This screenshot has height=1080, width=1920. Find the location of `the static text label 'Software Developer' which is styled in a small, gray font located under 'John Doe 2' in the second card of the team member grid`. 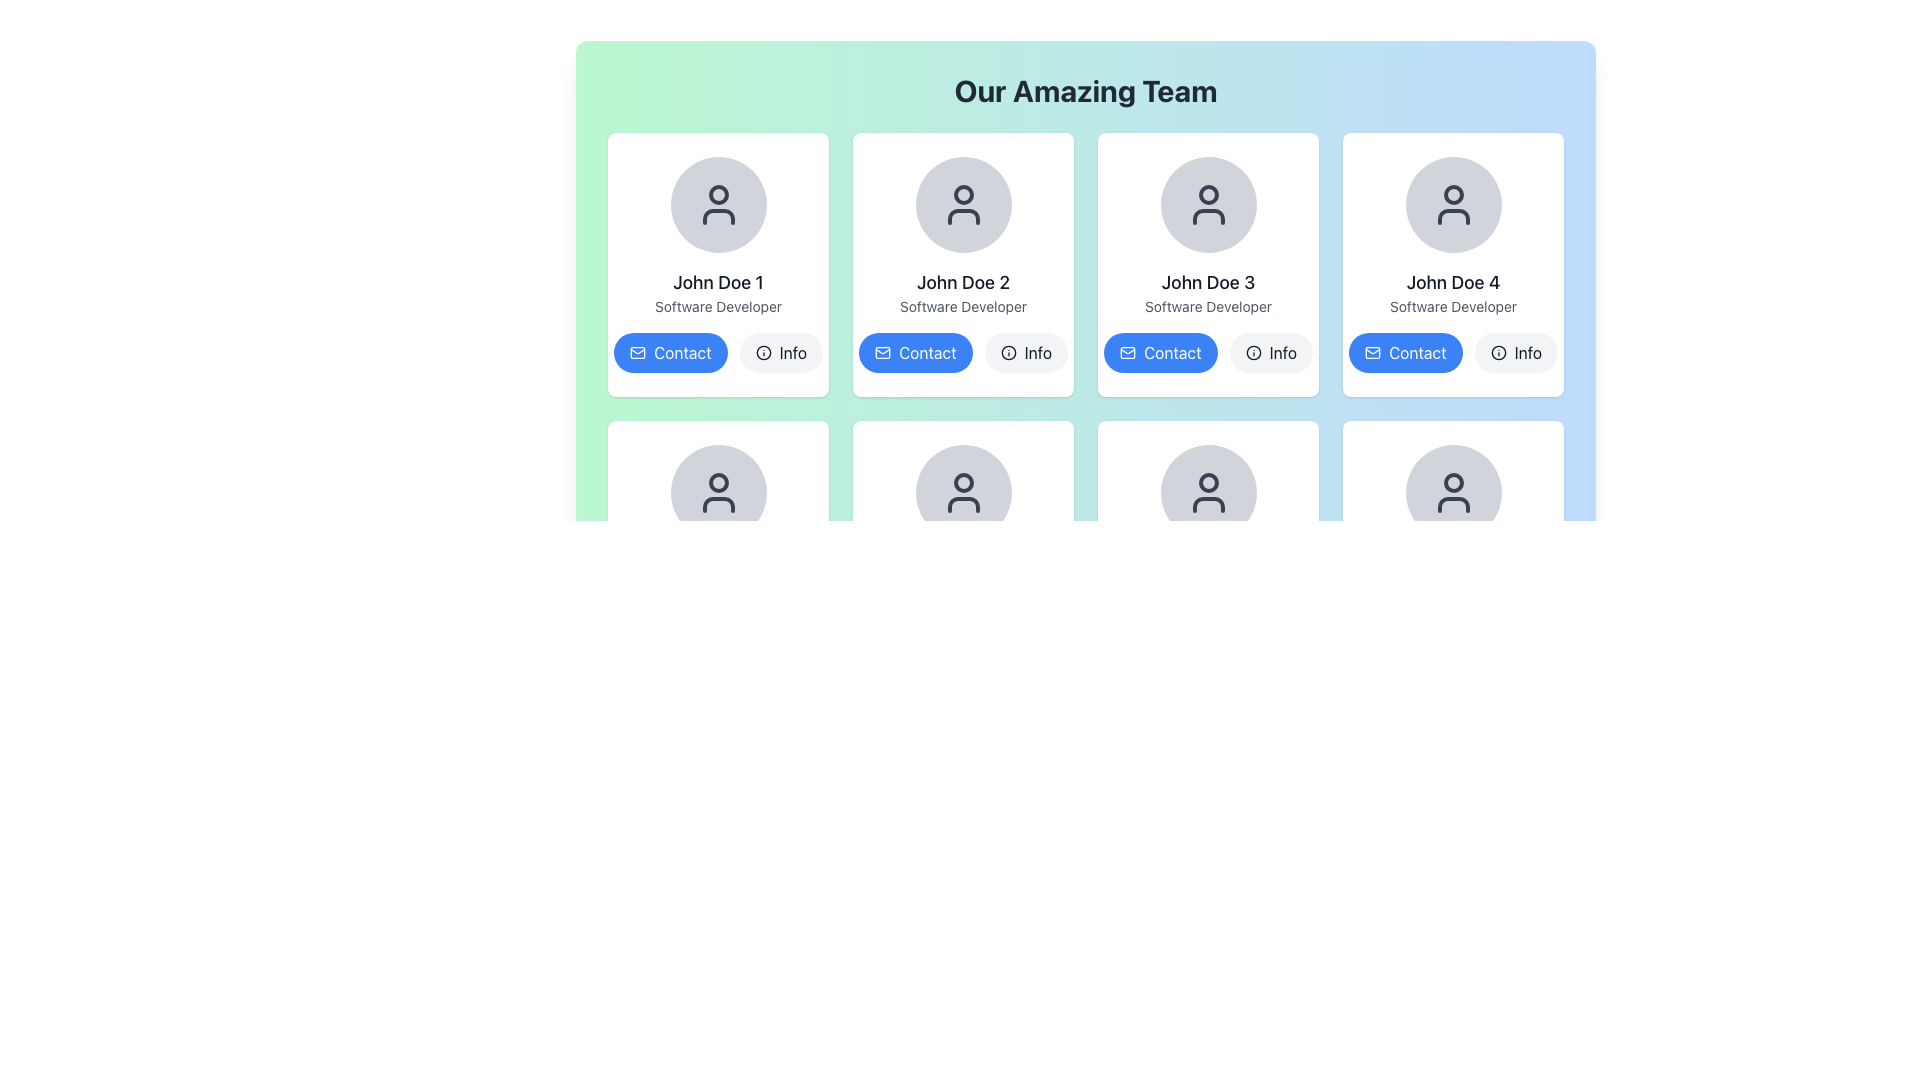

the static text label 'Software Developer' which is styled in a small, gray font located under 'John Doe 2' in the second card of the team member grid is located at coordinates (963, 307).